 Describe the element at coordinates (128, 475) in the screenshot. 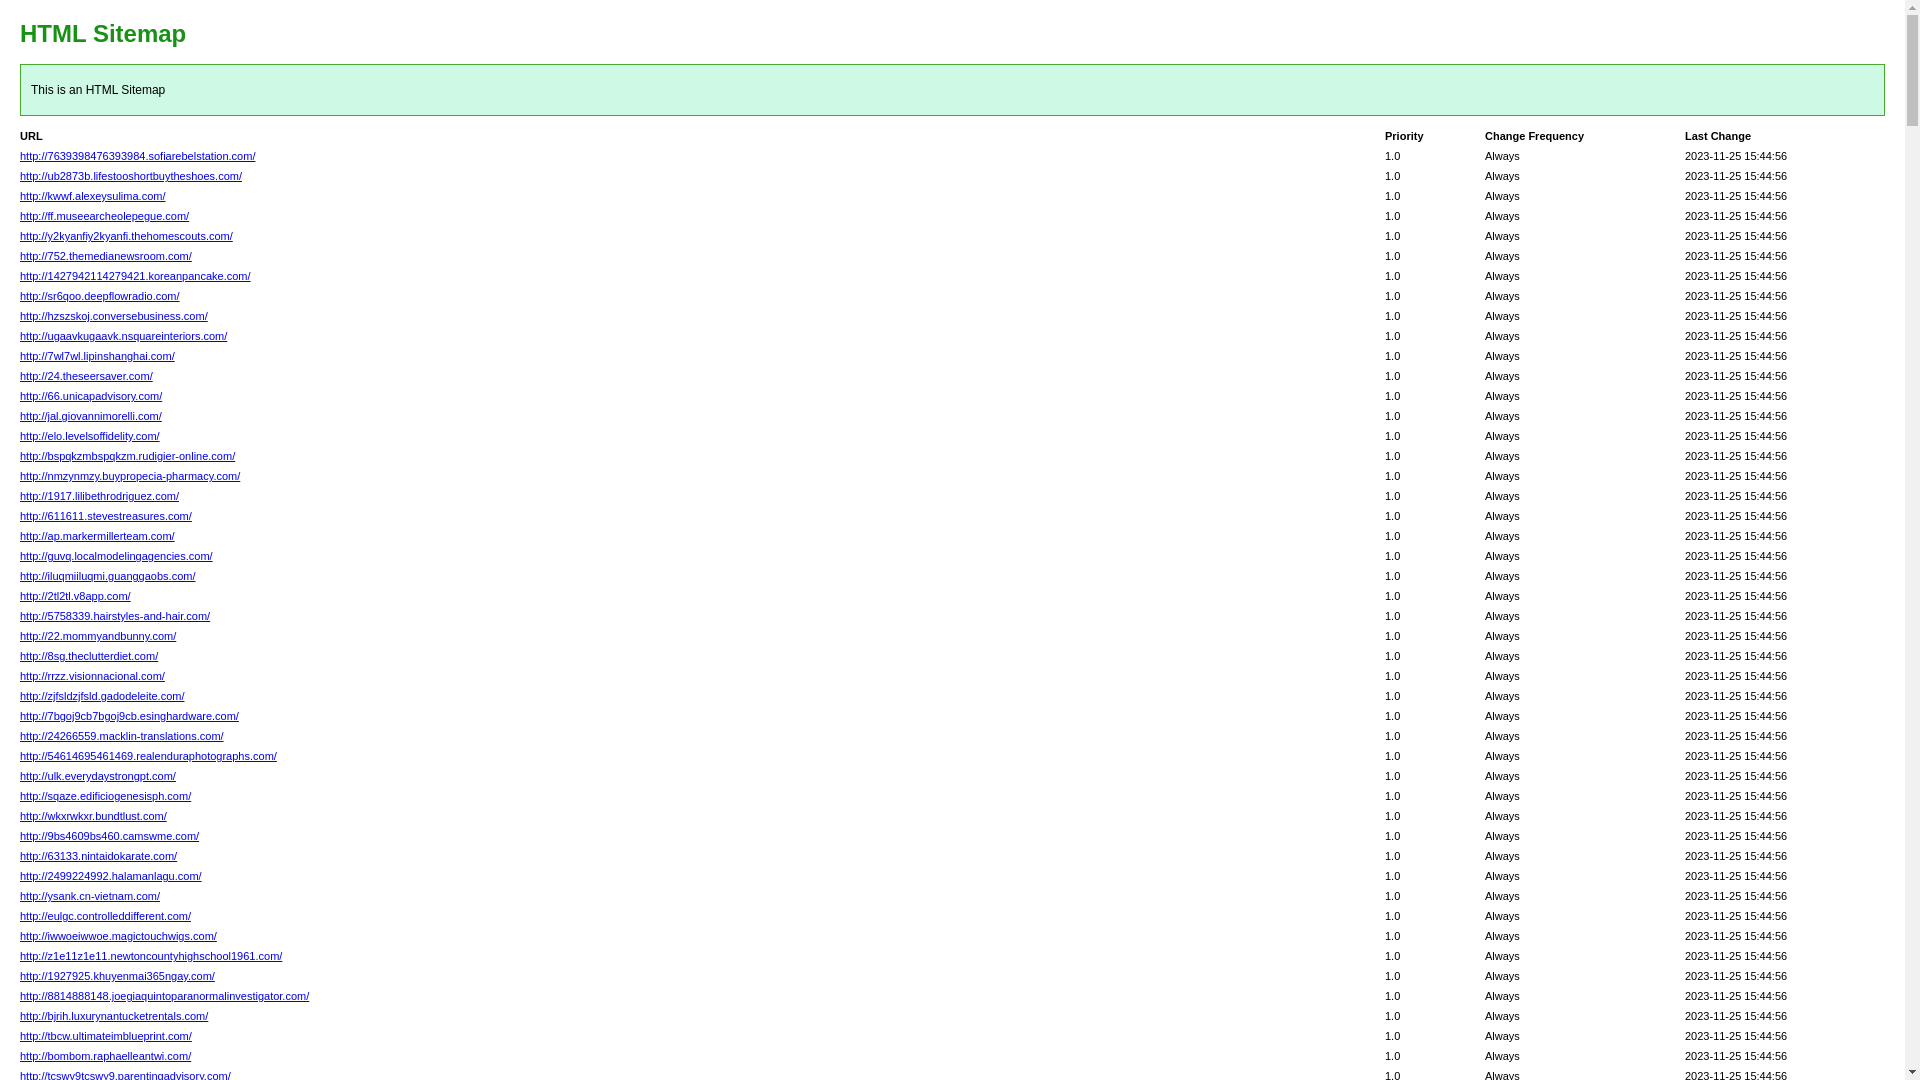

I see `'http://nmzynmzy.buypropecia-pharmacy.com/'` at that location.